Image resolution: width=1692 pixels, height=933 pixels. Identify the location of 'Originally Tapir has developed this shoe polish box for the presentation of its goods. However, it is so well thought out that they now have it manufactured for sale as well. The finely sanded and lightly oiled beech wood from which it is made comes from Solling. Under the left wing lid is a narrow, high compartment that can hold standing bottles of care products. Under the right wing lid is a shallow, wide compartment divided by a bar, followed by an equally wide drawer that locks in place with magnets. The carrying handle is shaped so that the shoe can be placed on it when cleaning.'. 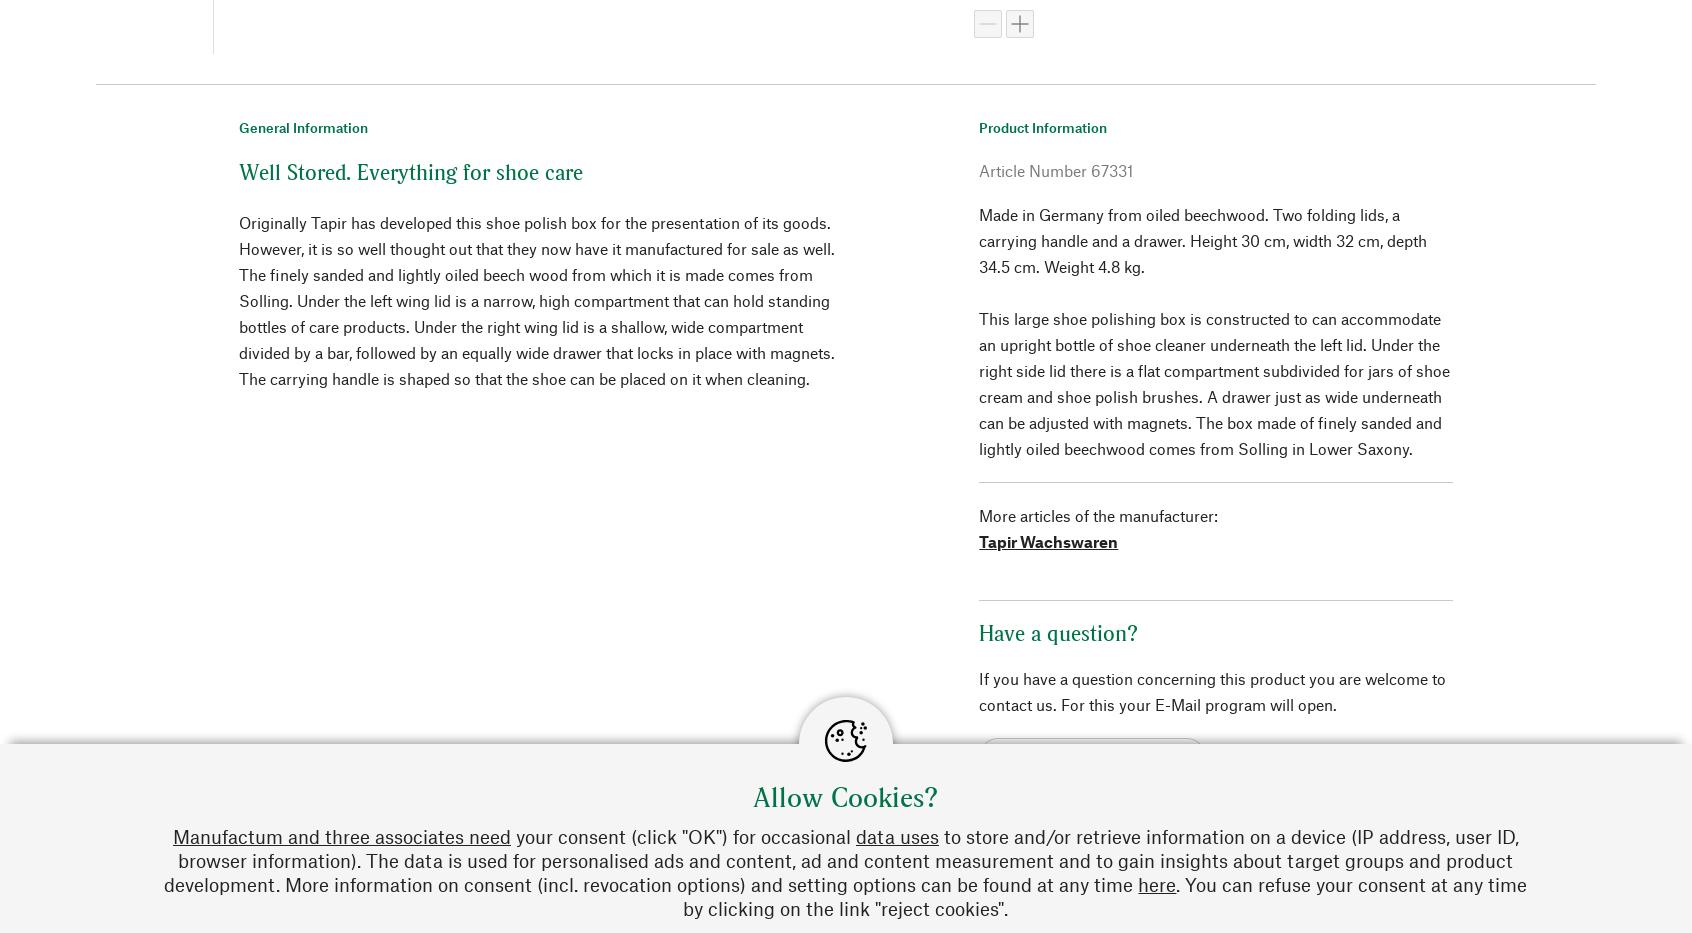
(537, 299).